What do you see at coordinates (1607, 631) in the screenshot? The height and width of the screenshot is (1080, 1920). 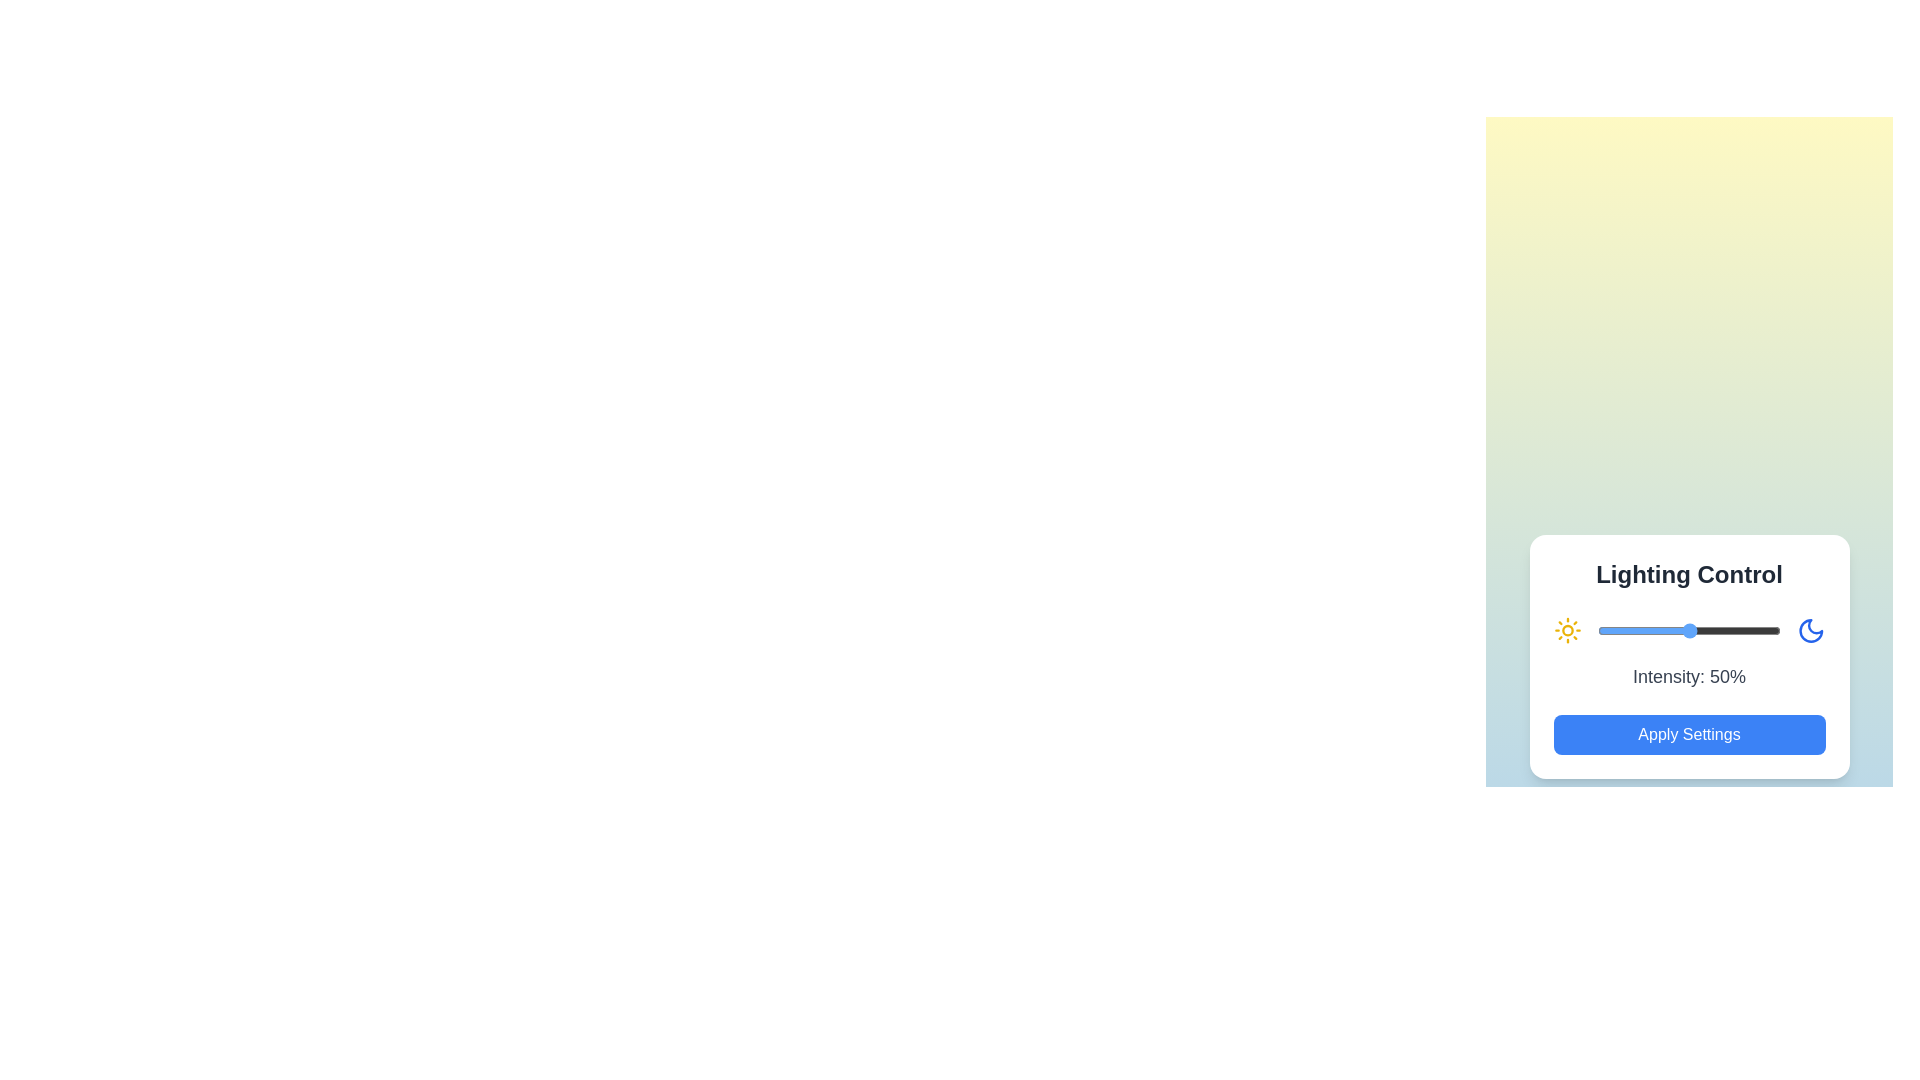 I see `the slider to set the lighting intensity to 5%` at bounding box center [1607, 631].